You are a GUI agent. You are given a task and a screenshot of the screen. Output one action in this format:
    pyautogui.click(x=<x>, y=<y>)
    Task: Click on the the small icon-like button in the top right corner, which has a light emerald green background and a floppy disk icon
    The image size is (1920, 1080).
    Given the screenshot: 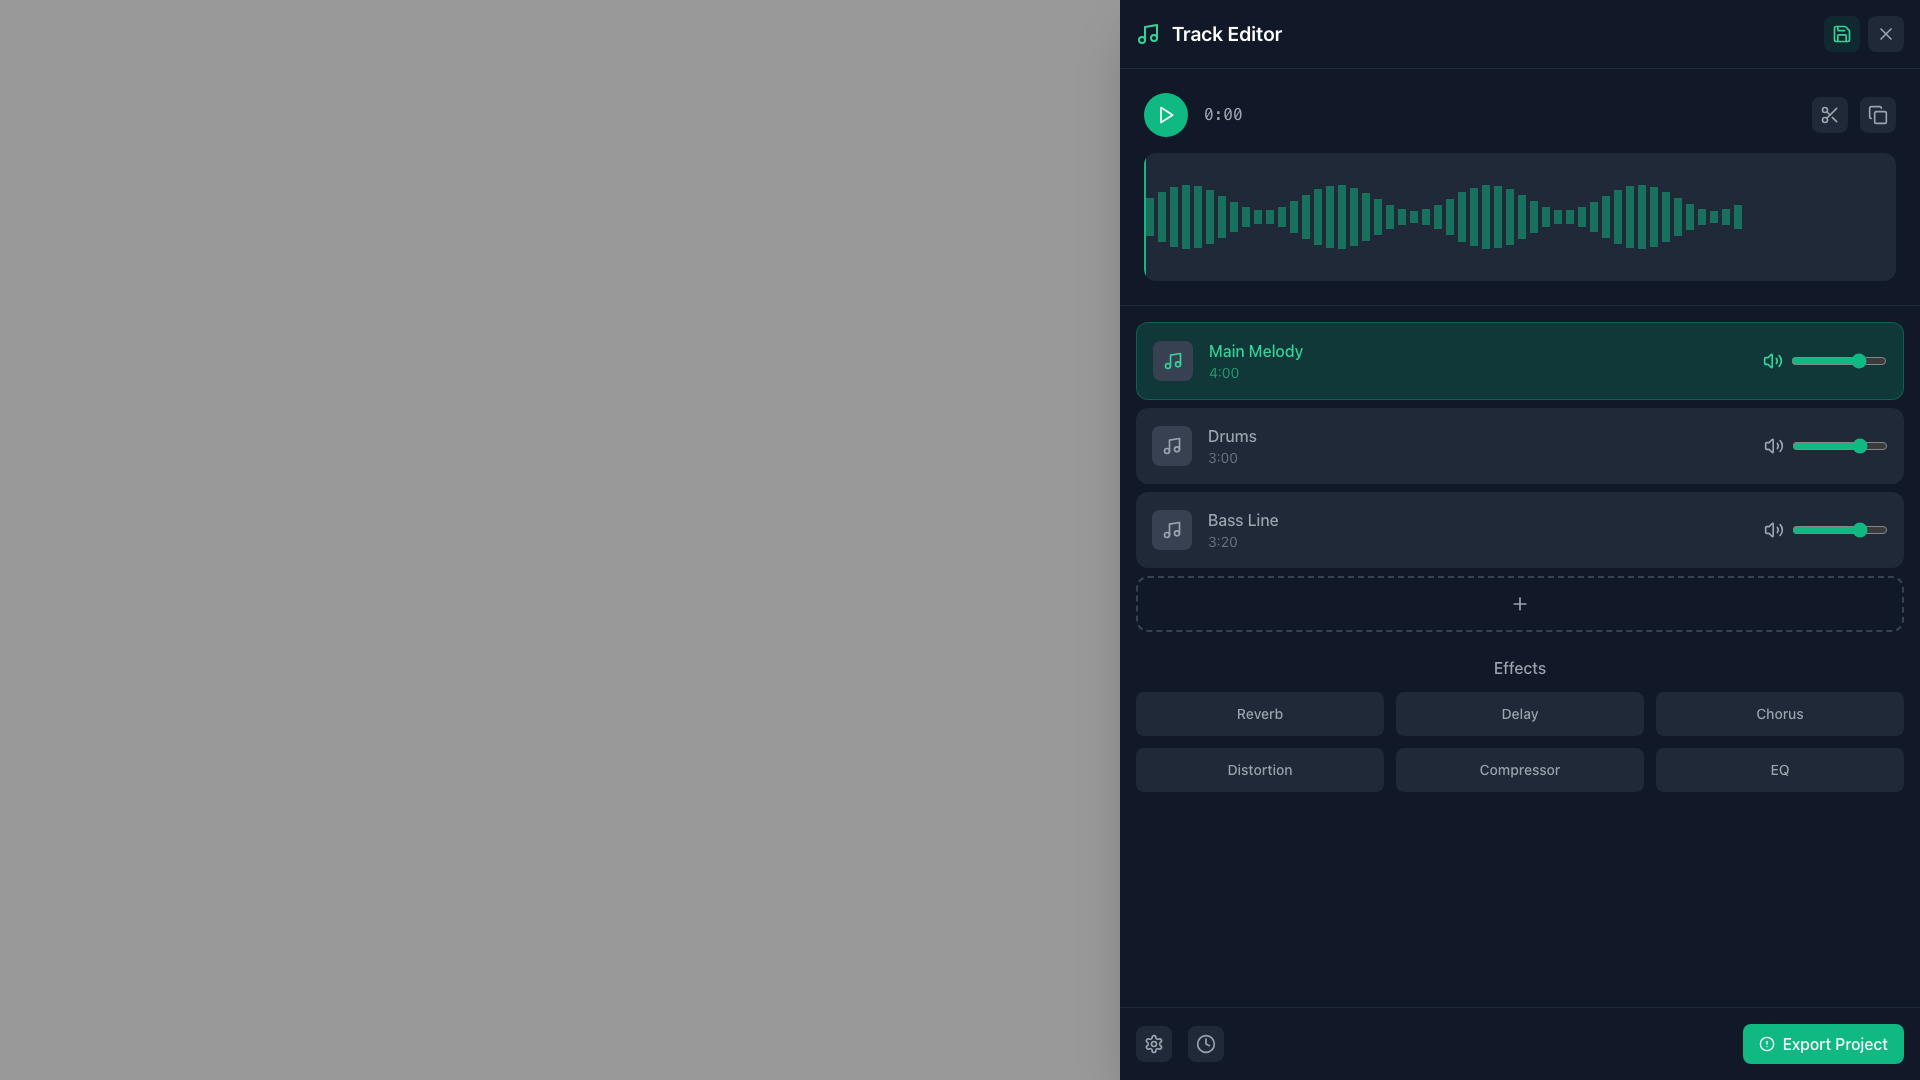 What is the action you would take?
    pyautogui.click(x=1841, y=34)
    